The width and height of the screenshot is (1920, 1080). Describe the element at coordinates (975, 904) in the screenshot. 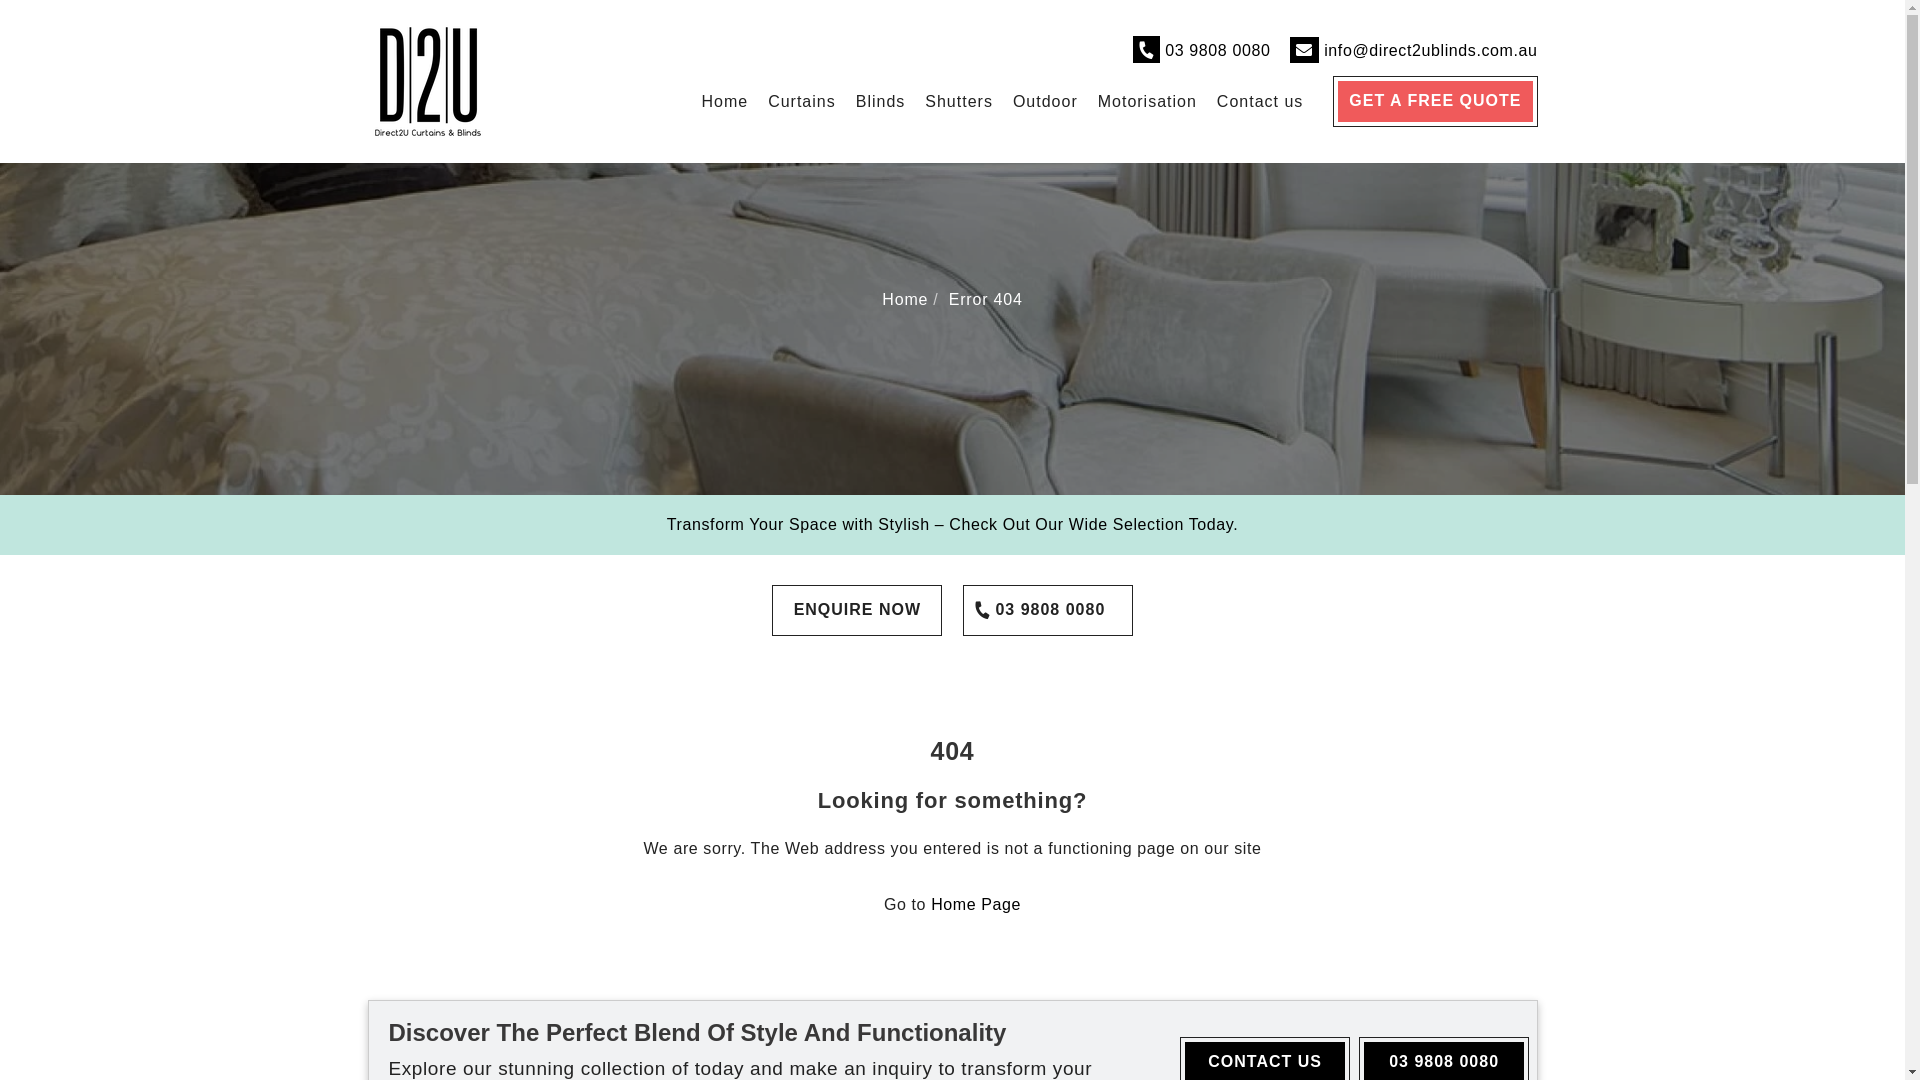

I see `'Home Page'` at that location.